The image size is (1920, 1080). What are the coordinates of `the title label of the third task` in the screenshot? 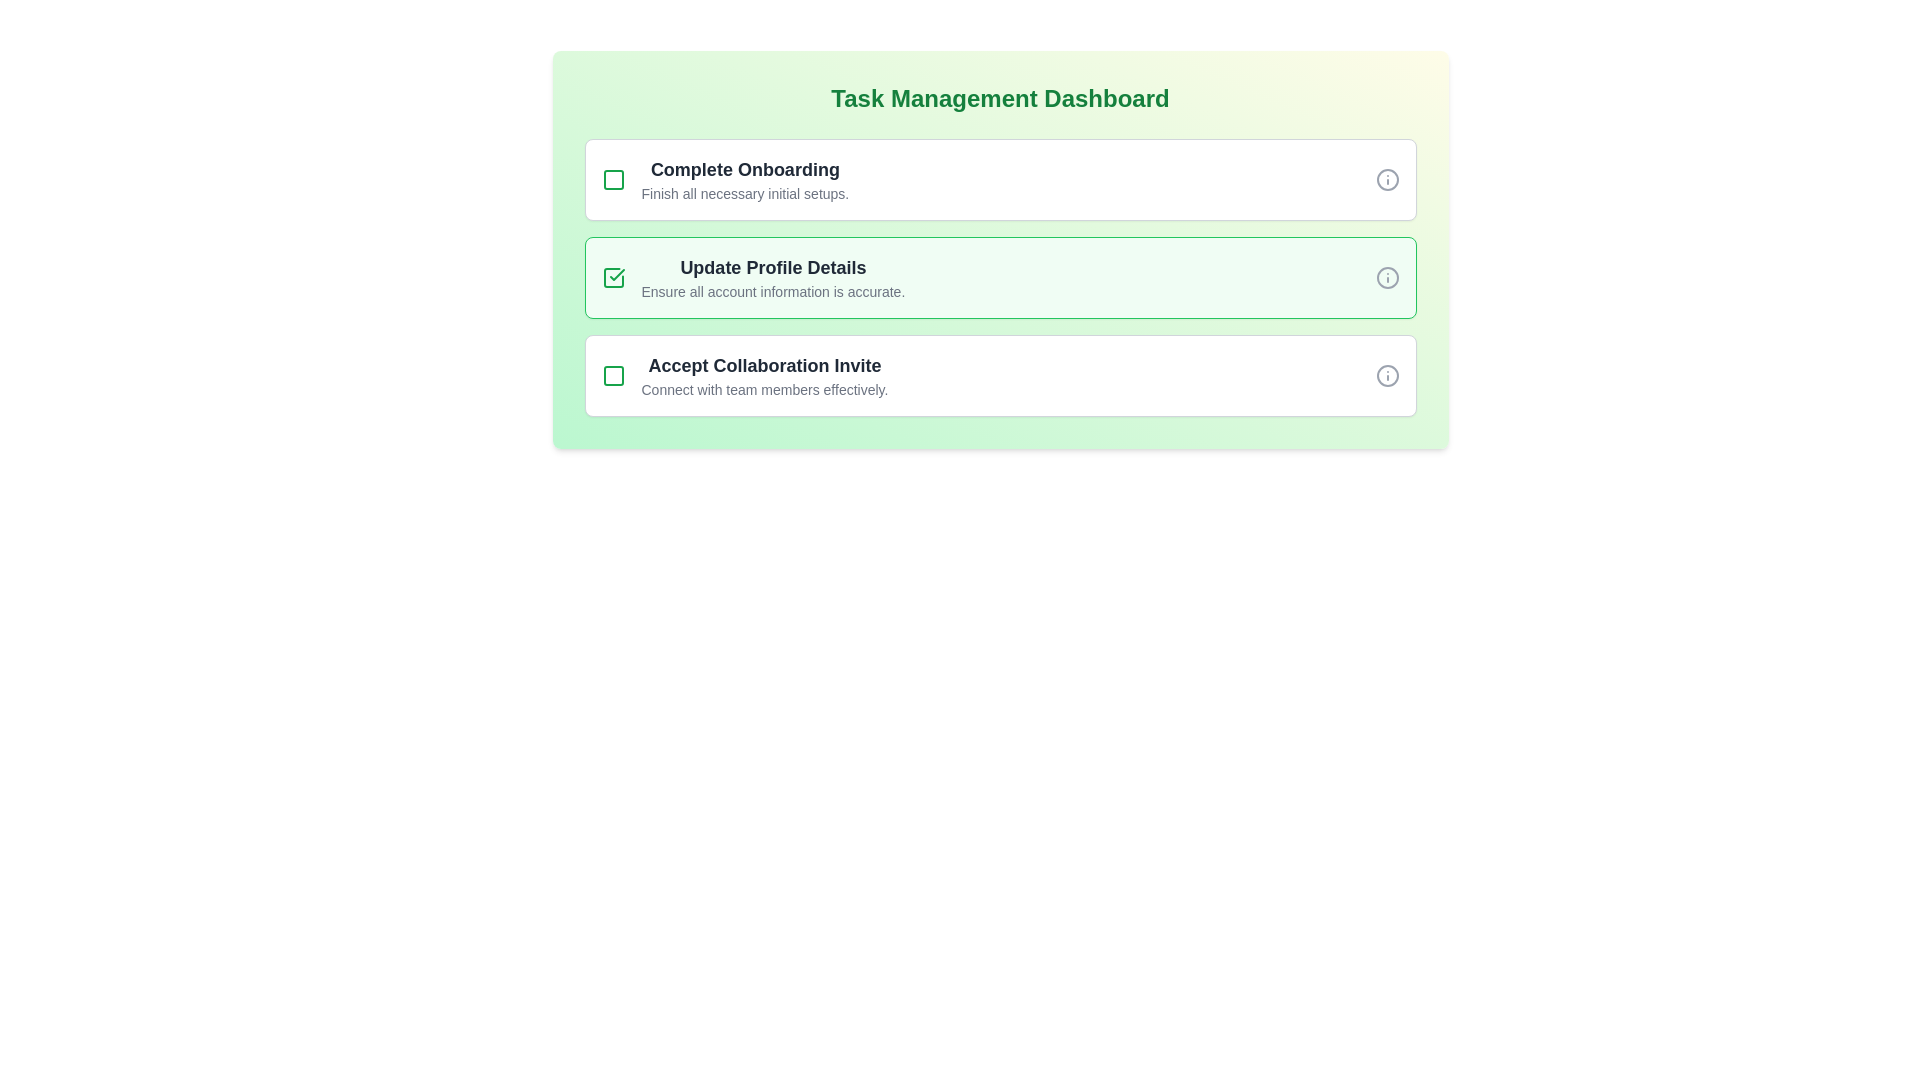 It's located at (763, 366).